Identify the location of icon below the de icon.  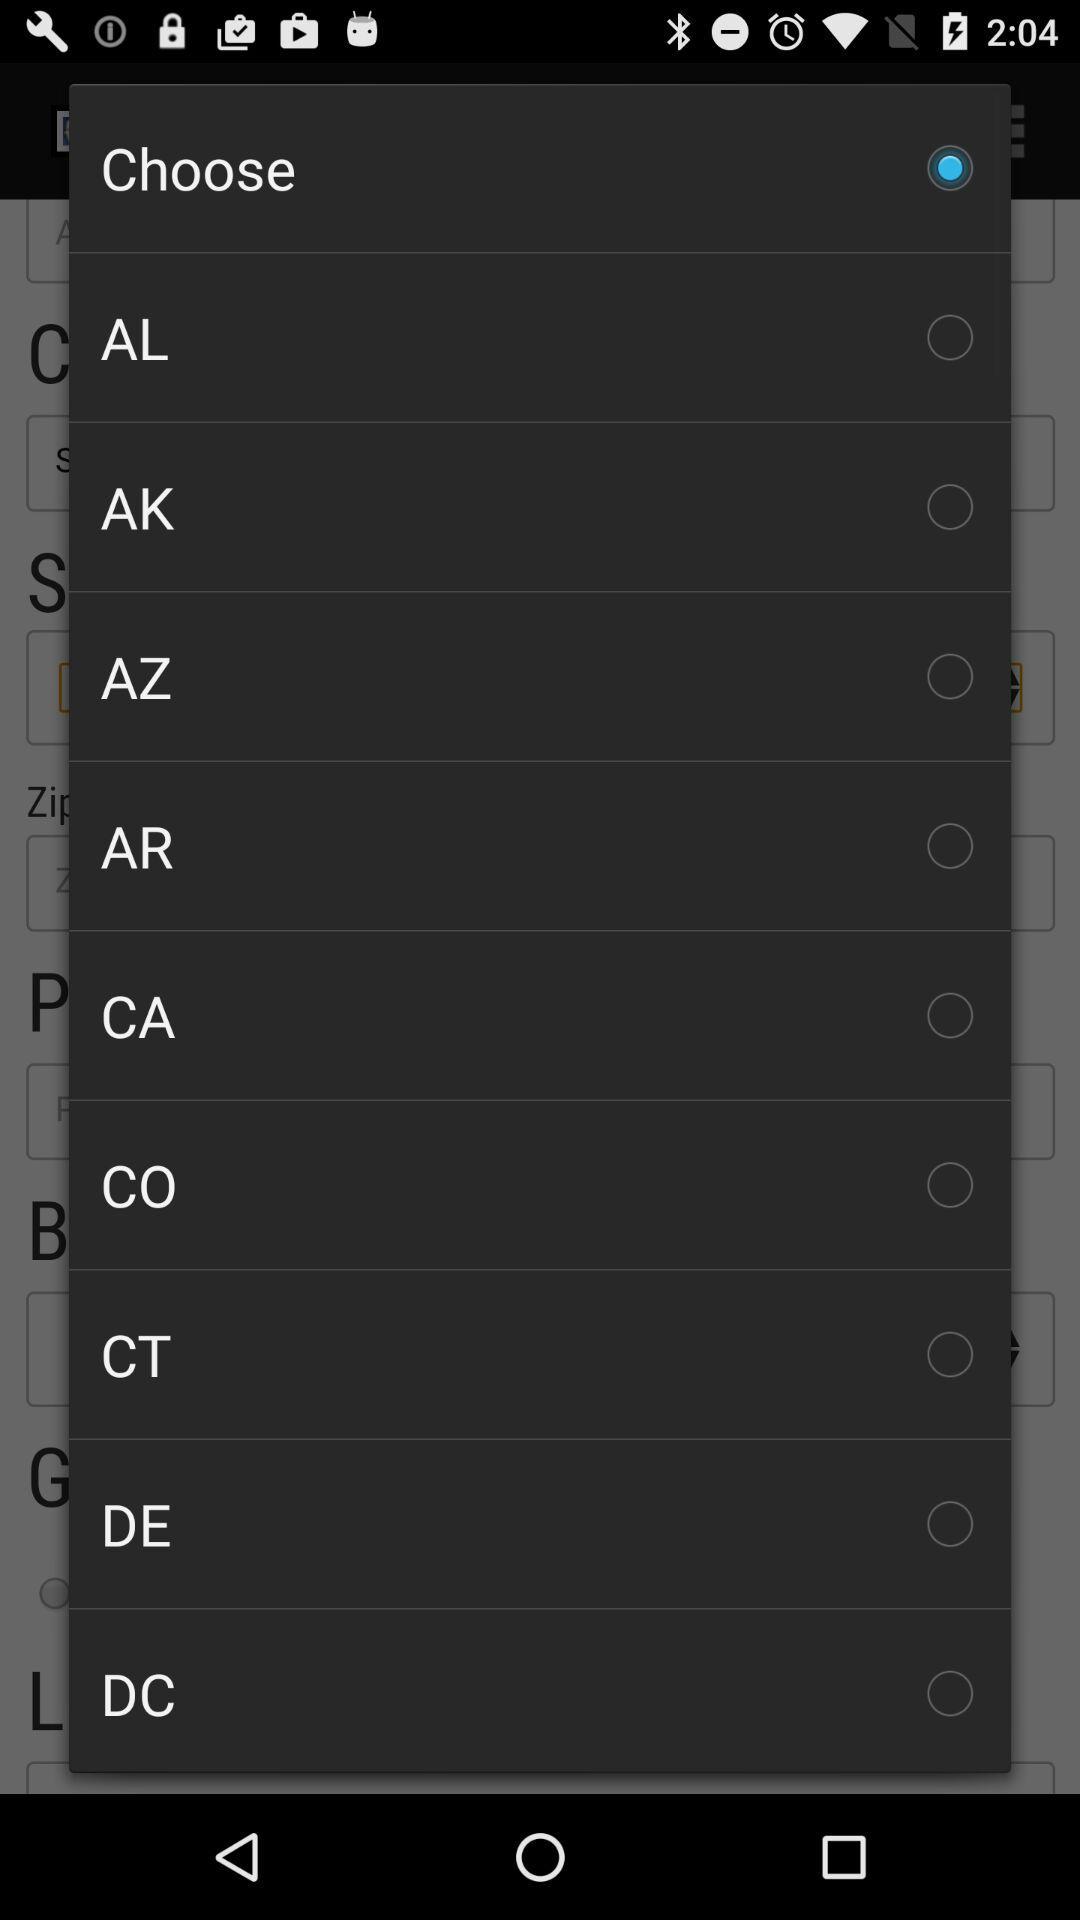
(540, 1690).